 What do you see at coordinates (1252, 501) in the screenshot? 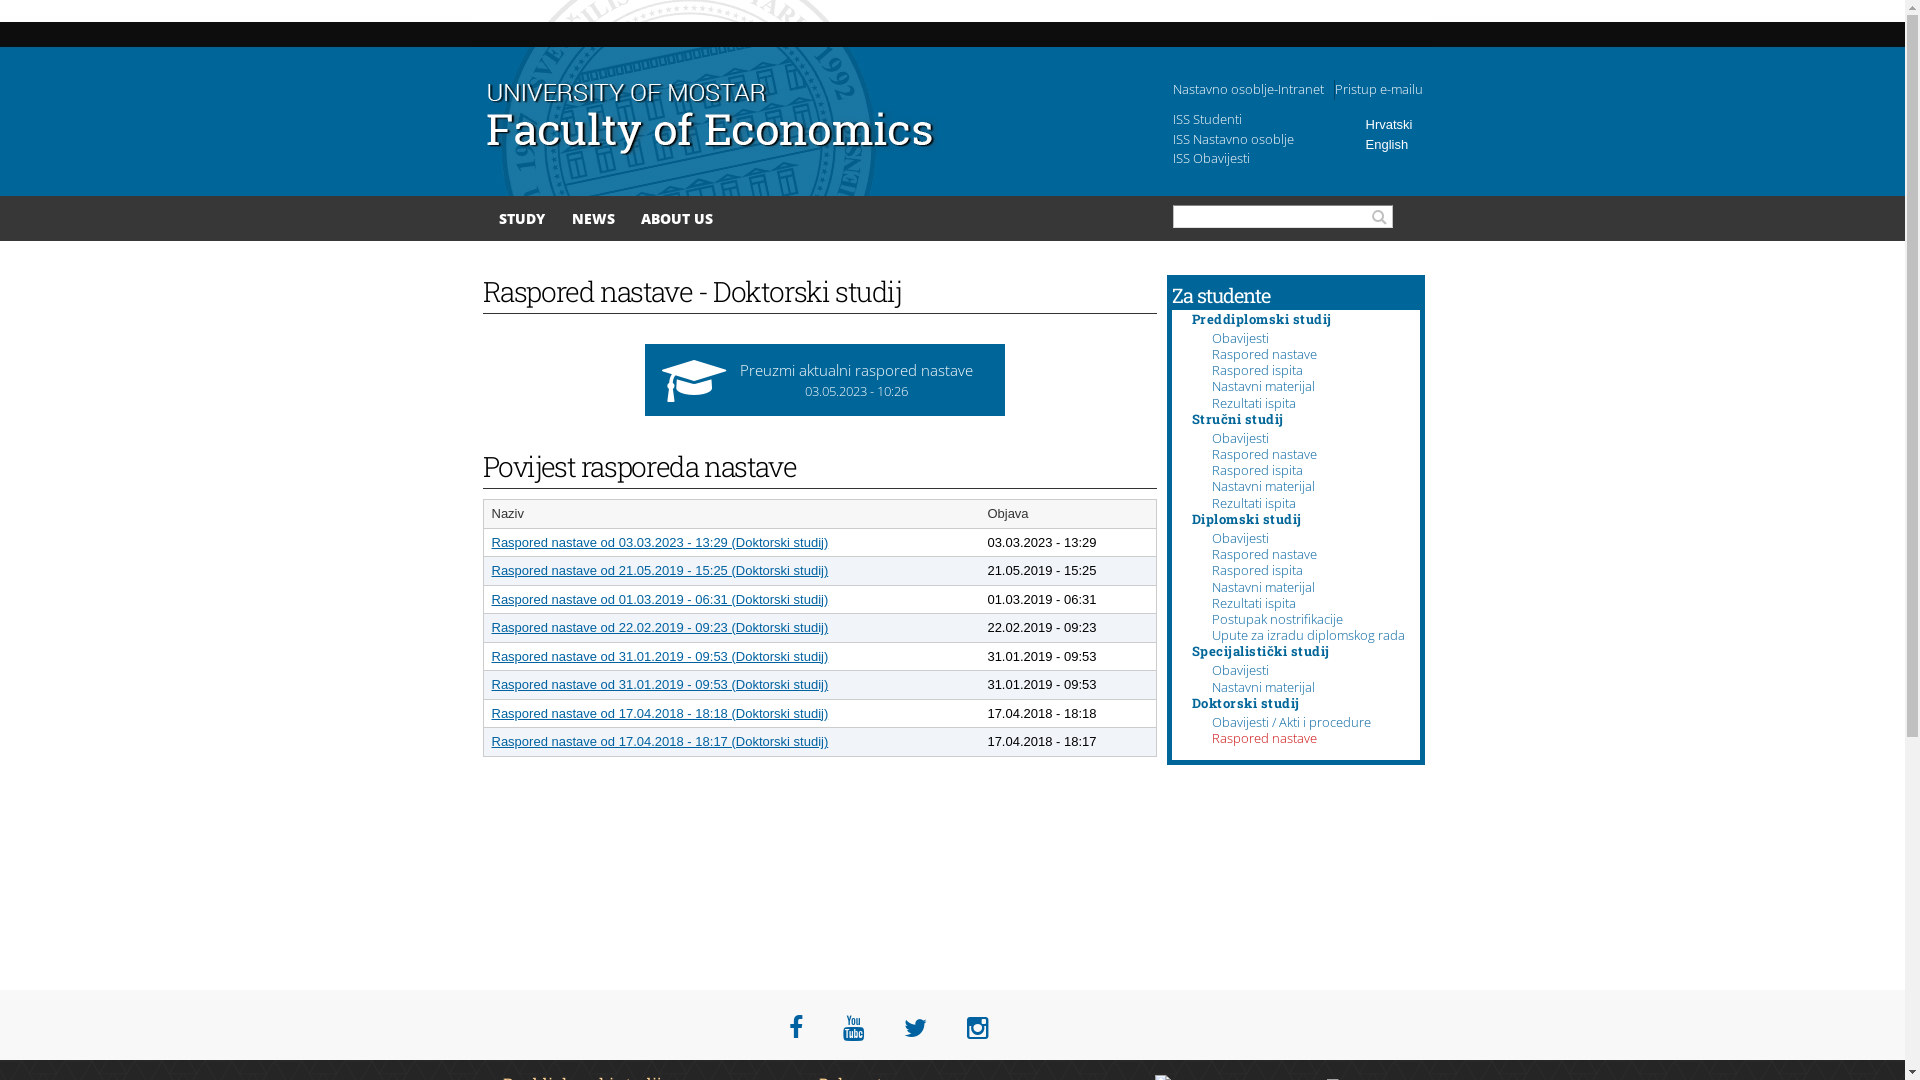
I see `'Rezultati ispita'` at bounding box center [1252, 501].